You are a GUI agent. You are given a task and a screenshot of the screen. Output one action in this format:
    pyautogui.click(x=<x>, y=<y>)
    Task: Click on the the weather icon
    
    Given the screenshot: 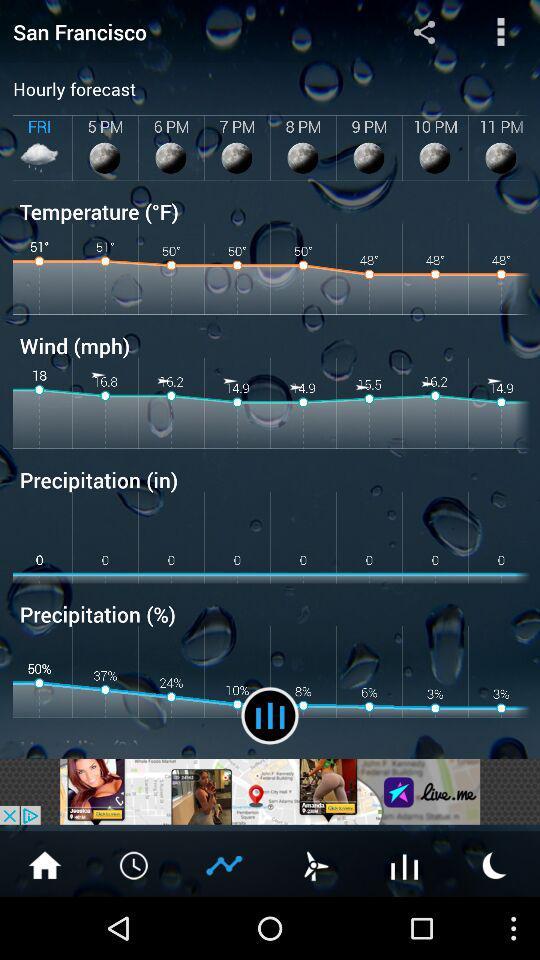 What is the action you would take?
    pyautogui.click(x=314, y=925)
    